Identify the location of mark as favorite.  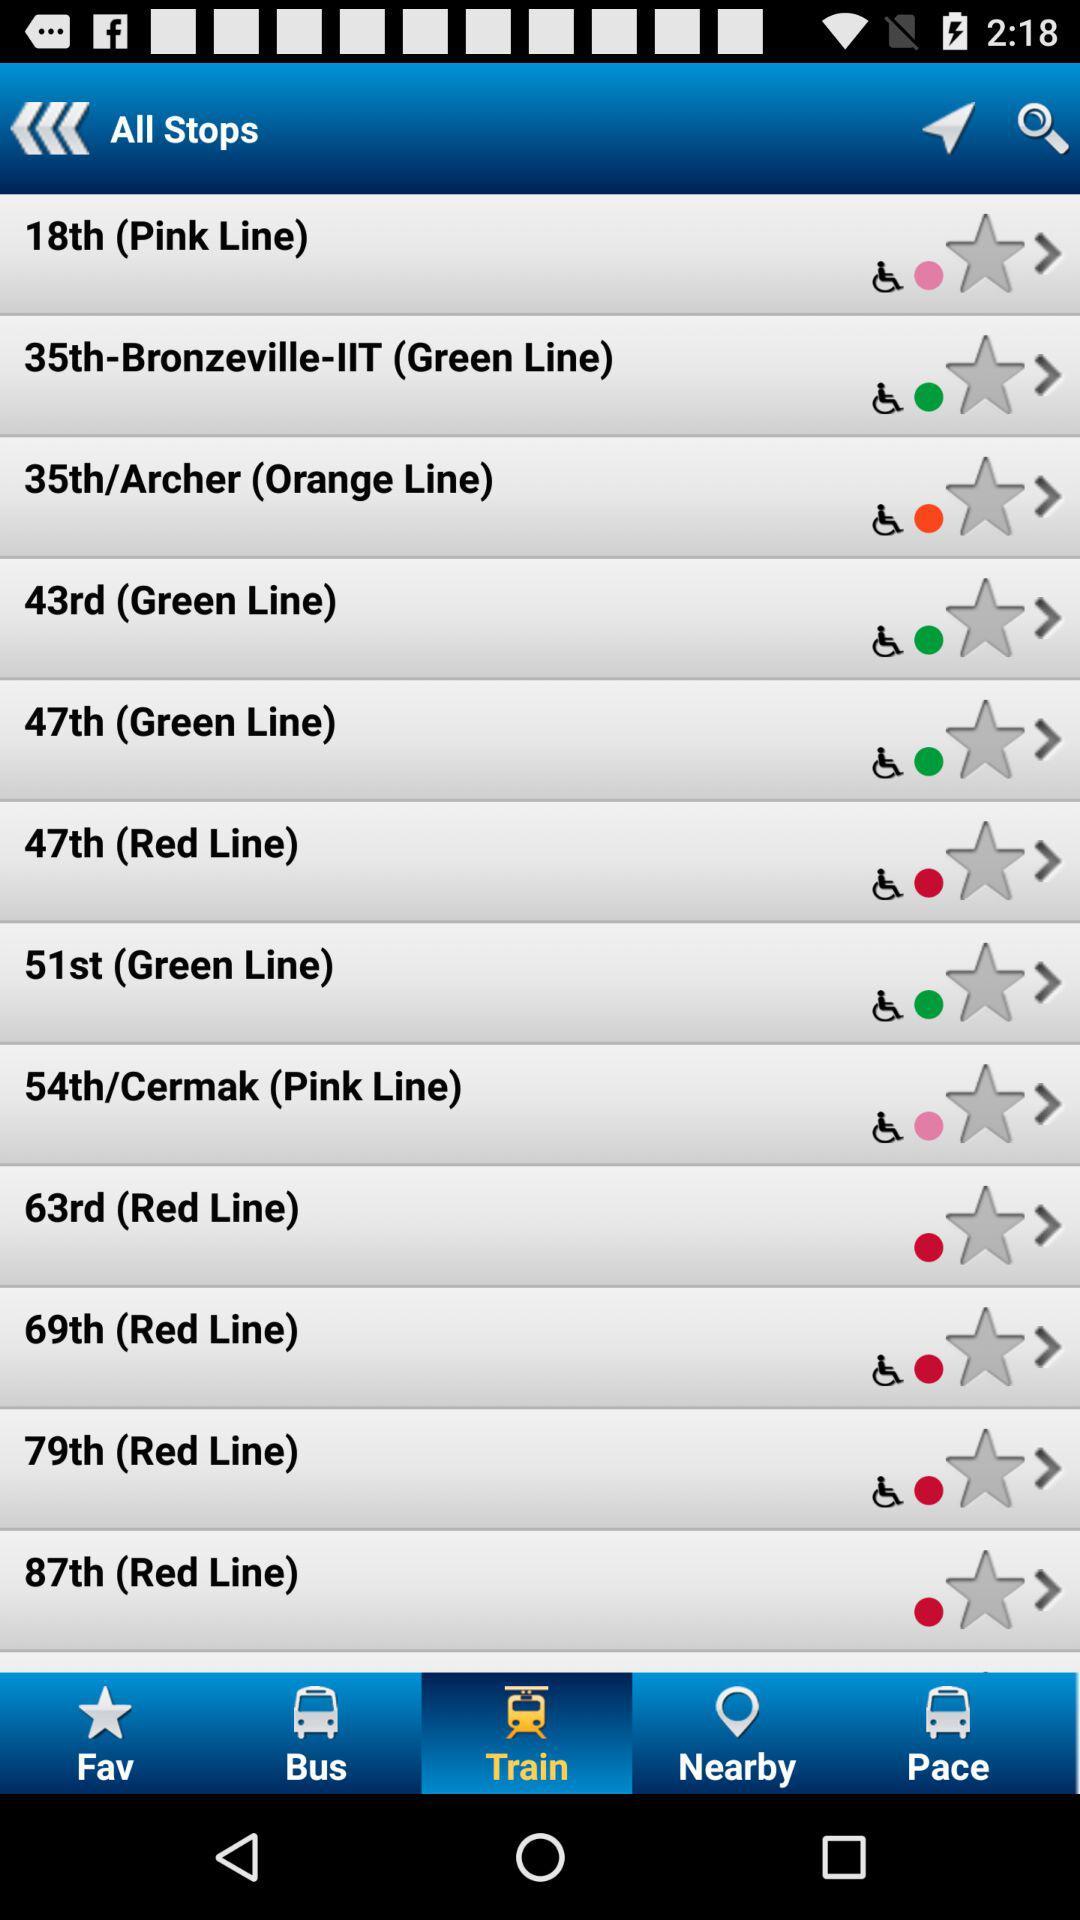
(984, 1346).